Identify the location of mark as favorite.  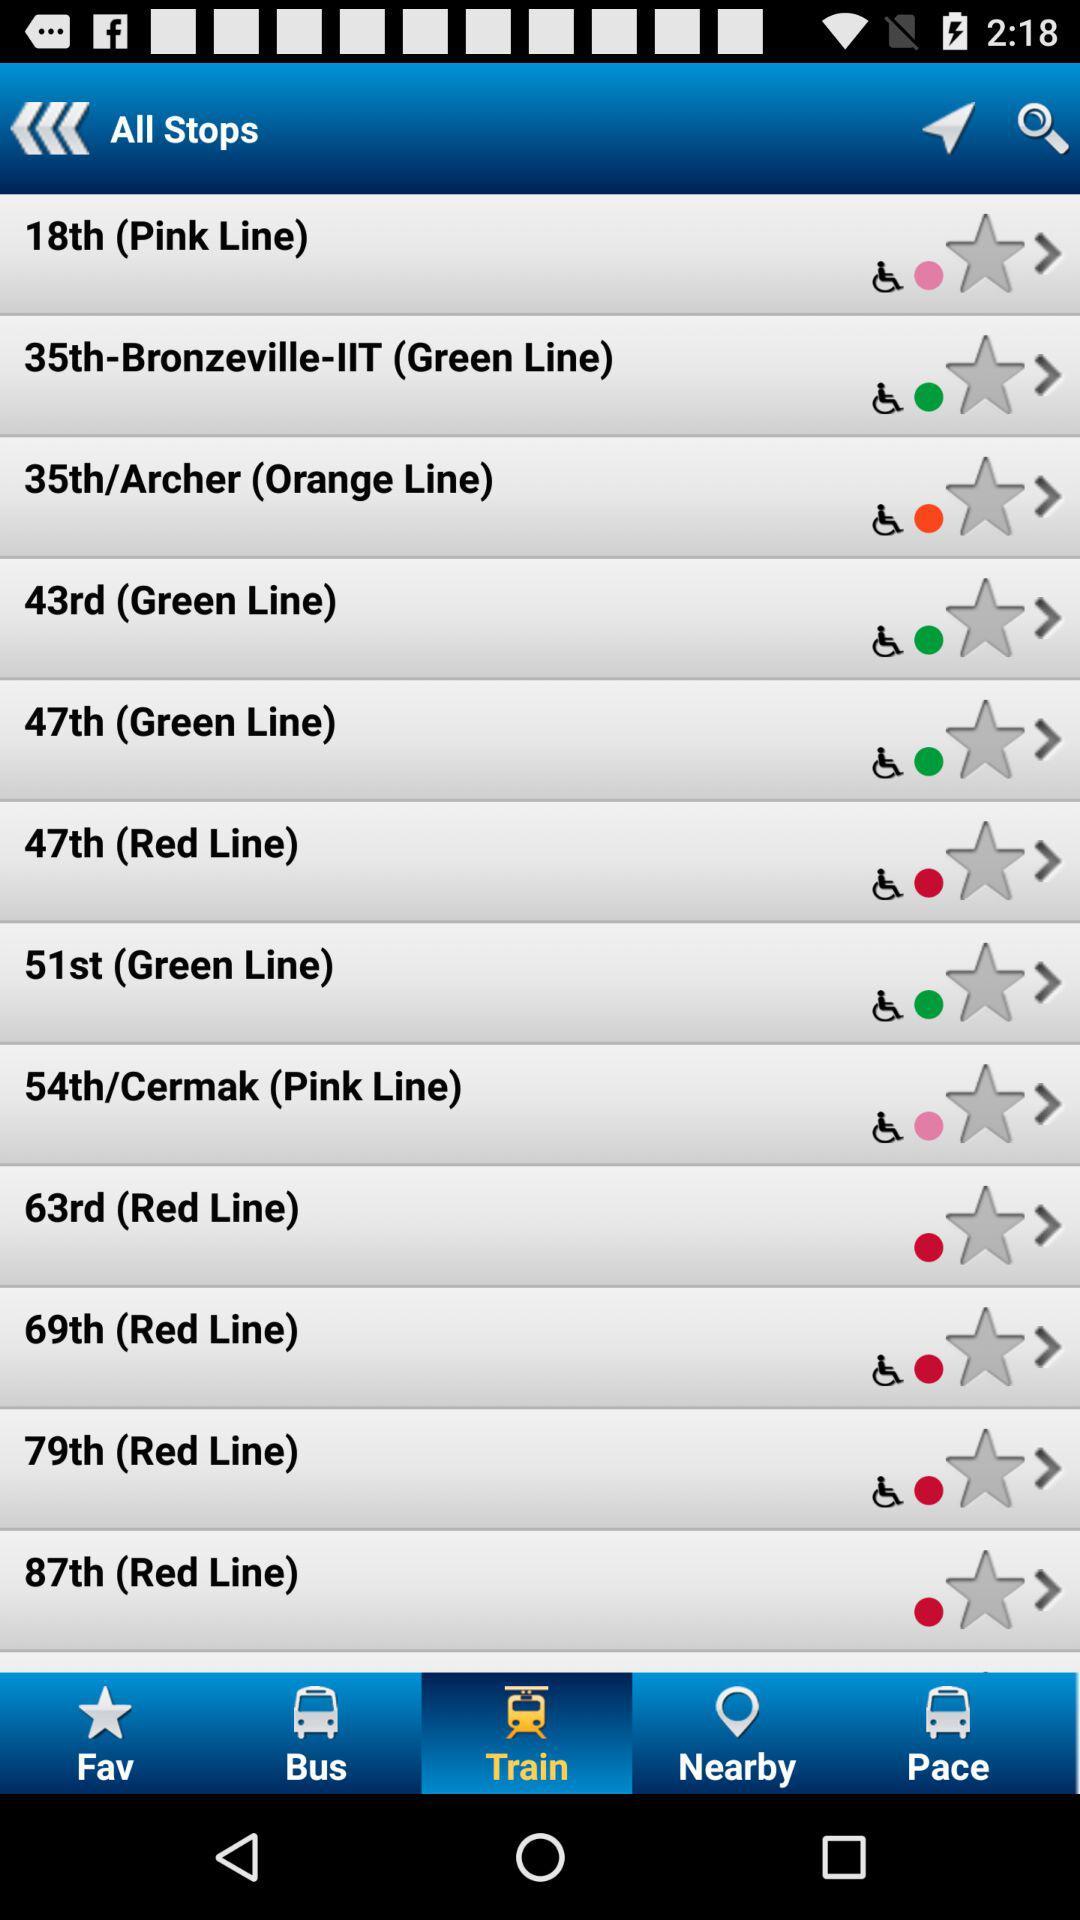
(984, 1346).